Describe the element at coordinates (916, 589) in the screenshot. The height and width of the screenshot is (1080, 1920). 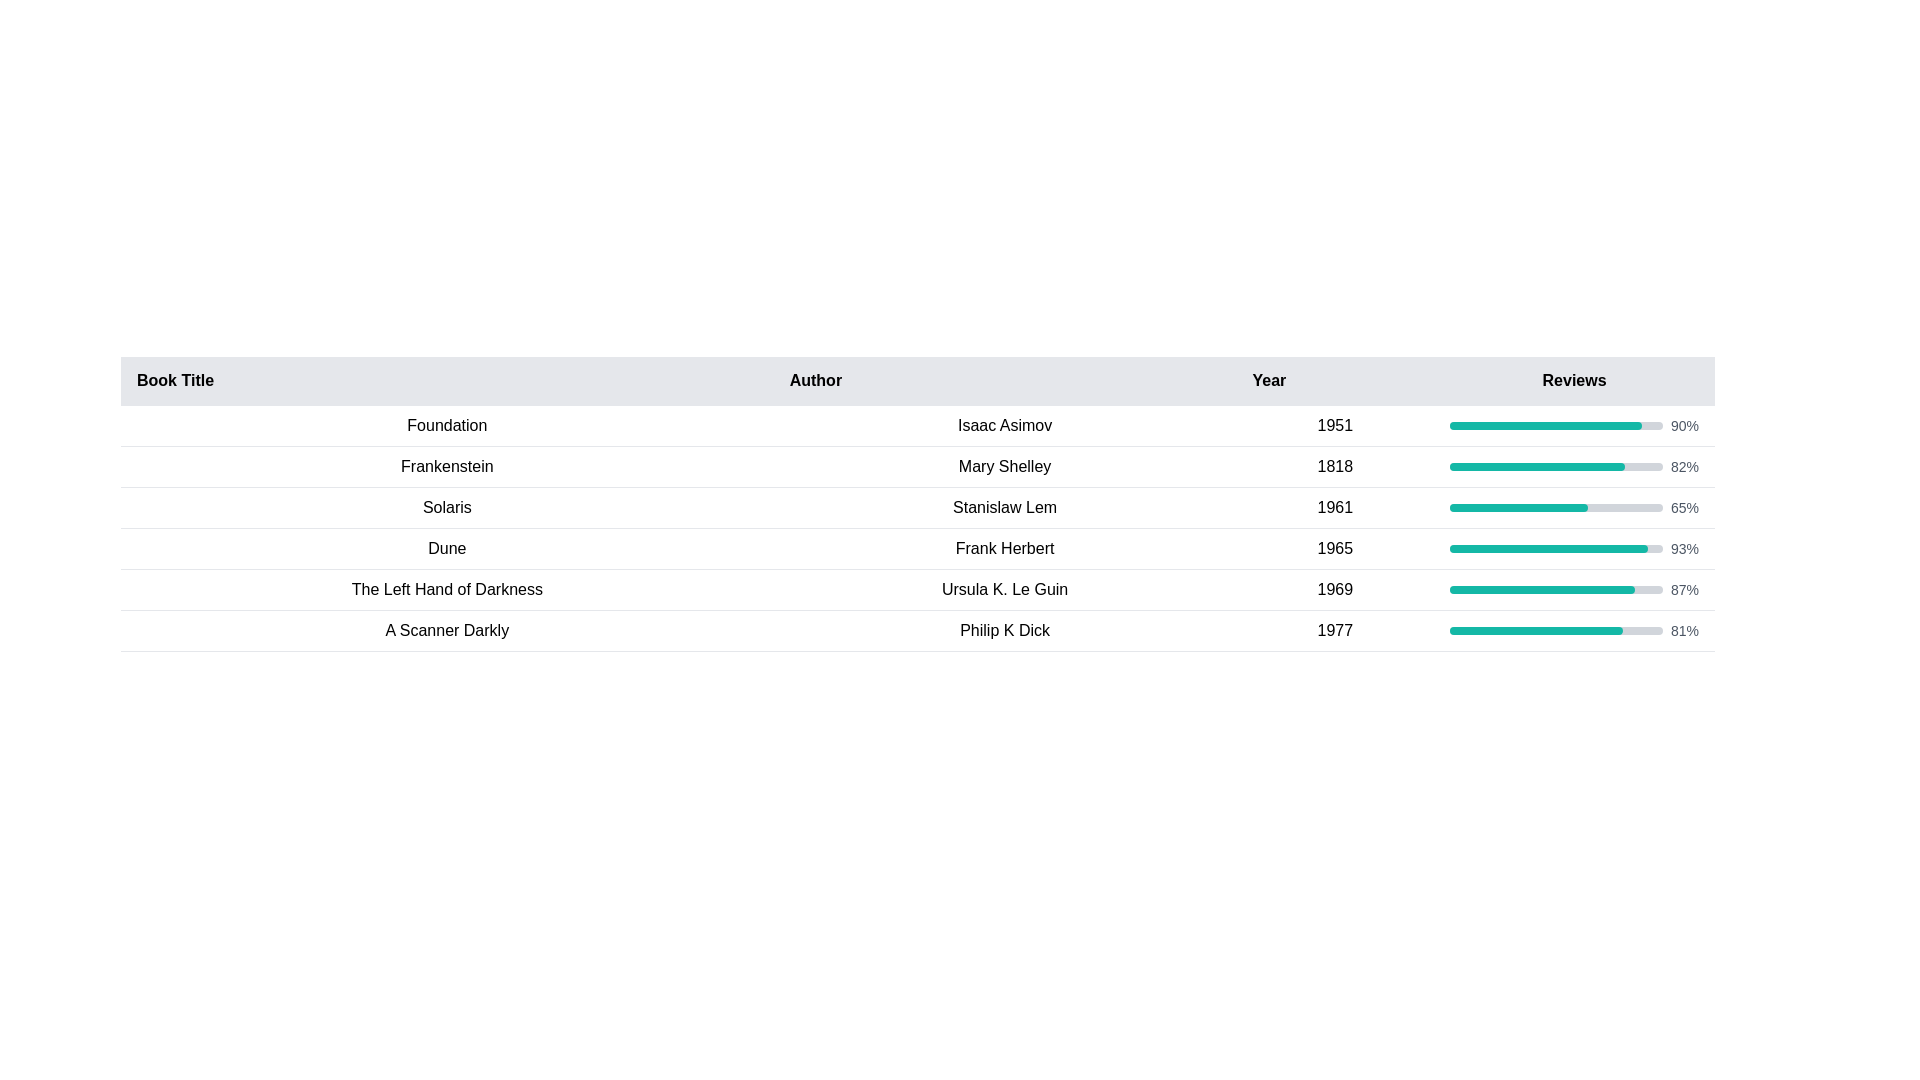
I see `the fifth row in the table that summarizes information about a specific book` at that location.